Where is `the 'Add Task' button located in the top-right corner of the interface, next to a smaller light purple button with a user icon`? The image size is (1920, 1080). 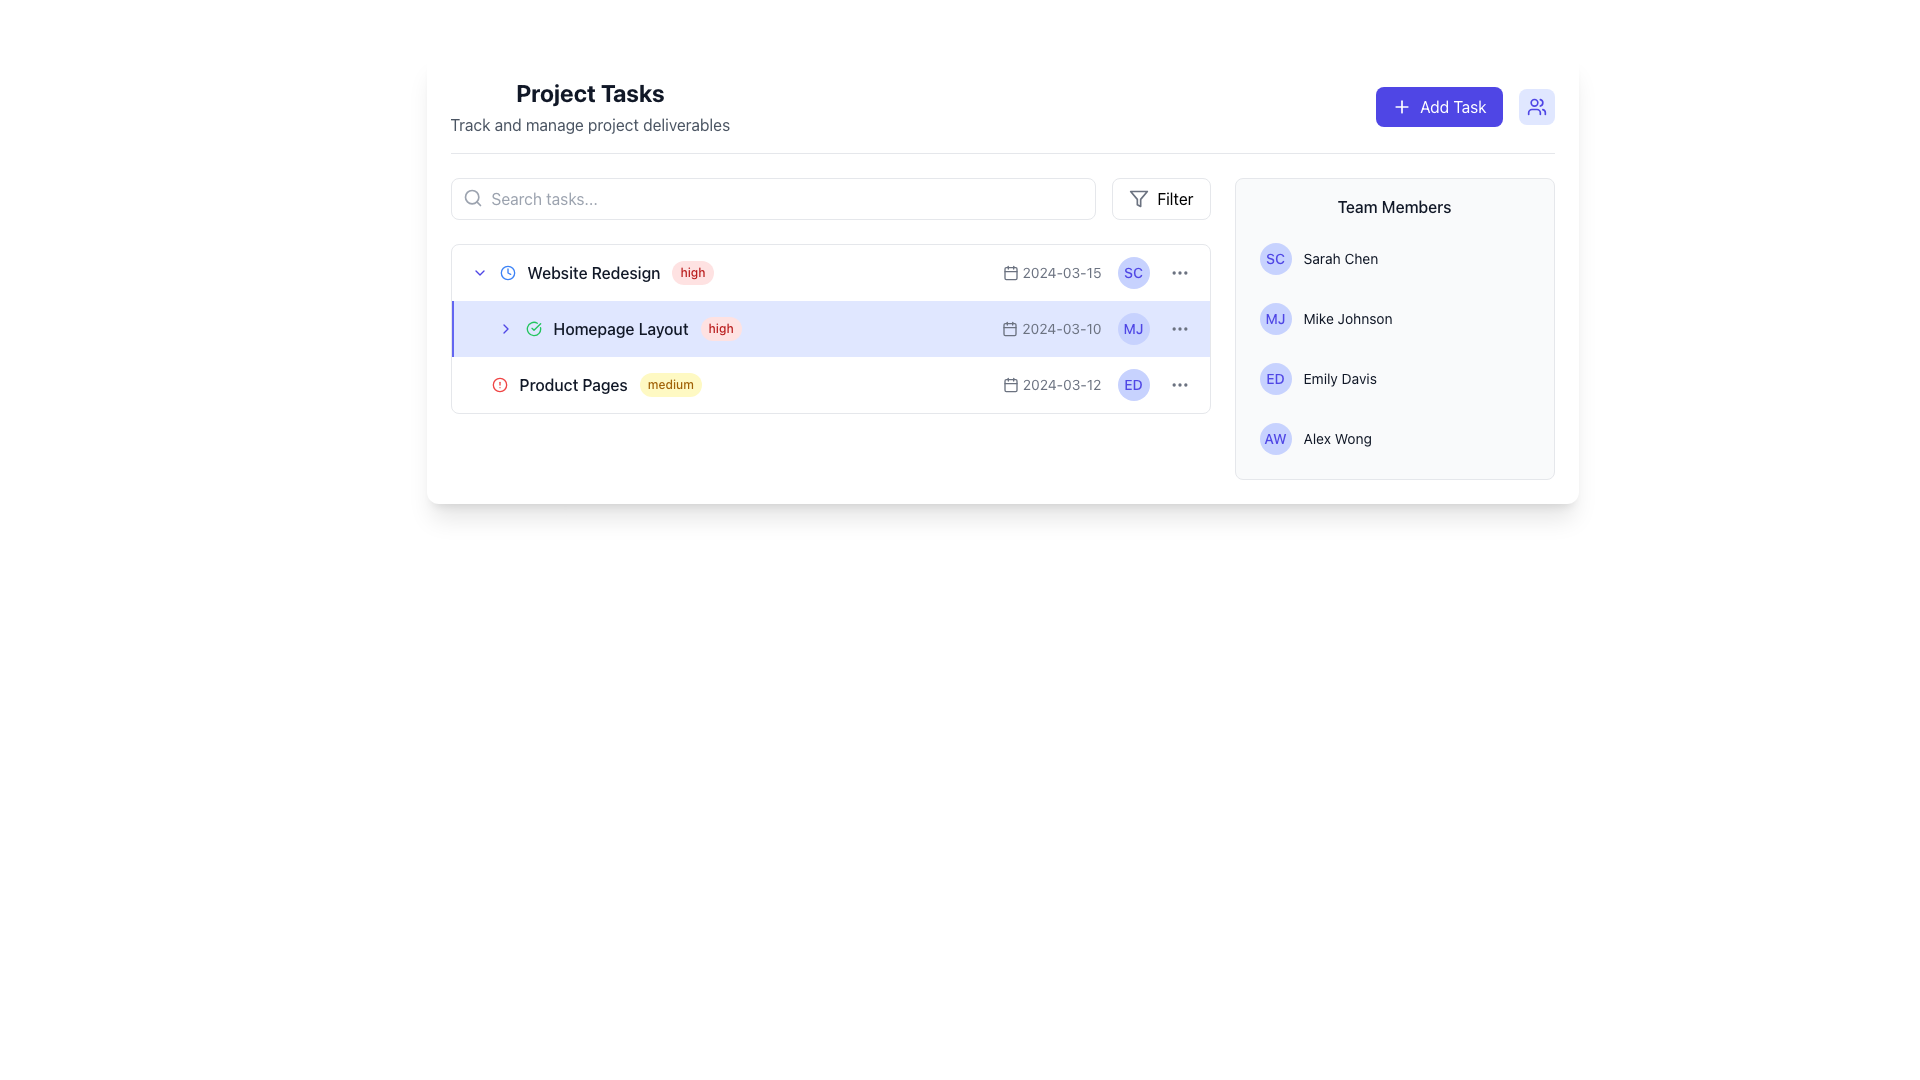
the 'Add Task' button located in the top-right corner of the interface, next to a smaller light purple button with a user icon is located at coordinates (1465, 107).